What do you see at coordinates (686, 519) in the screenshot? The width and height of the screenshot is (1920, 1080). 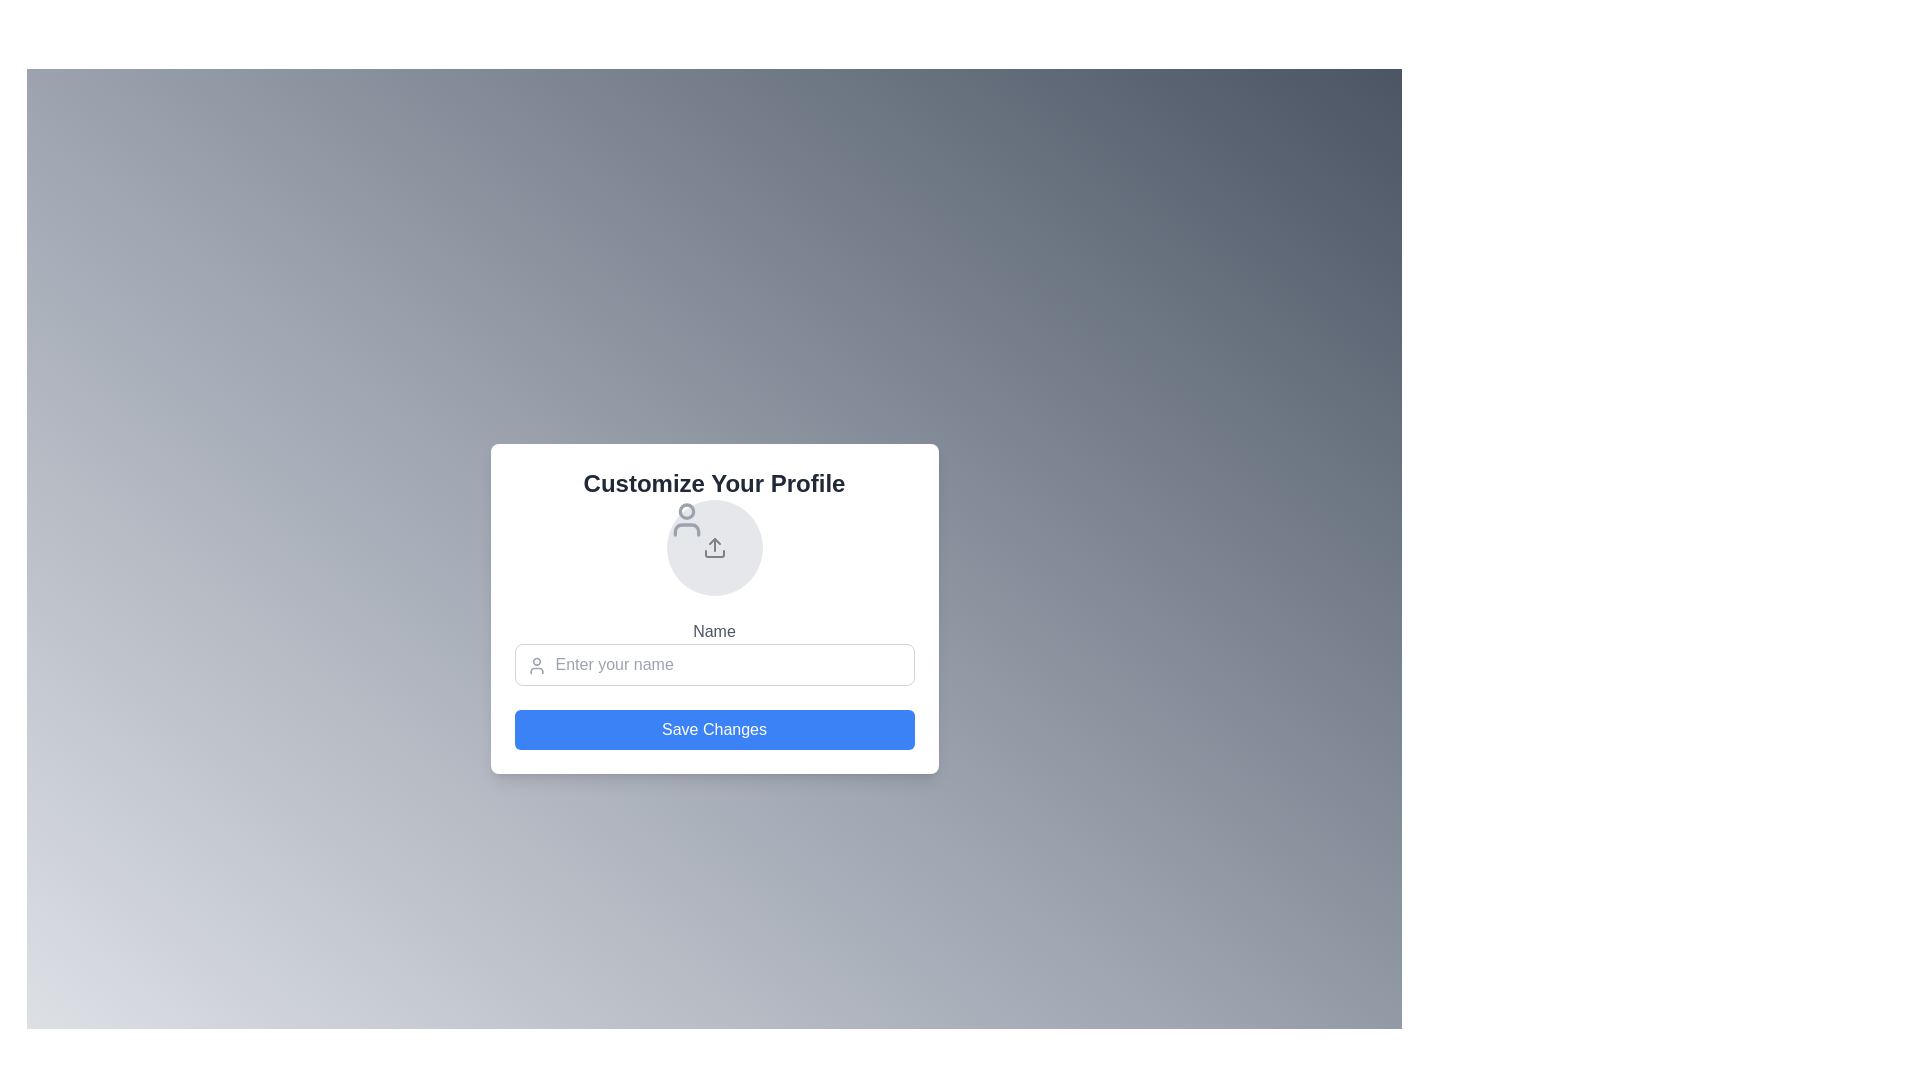 I see `the circular icon depicting a user silhouette, styled in gray and located within the 'Customize Your Profile' dialog box` at bounding box center [686, 519].